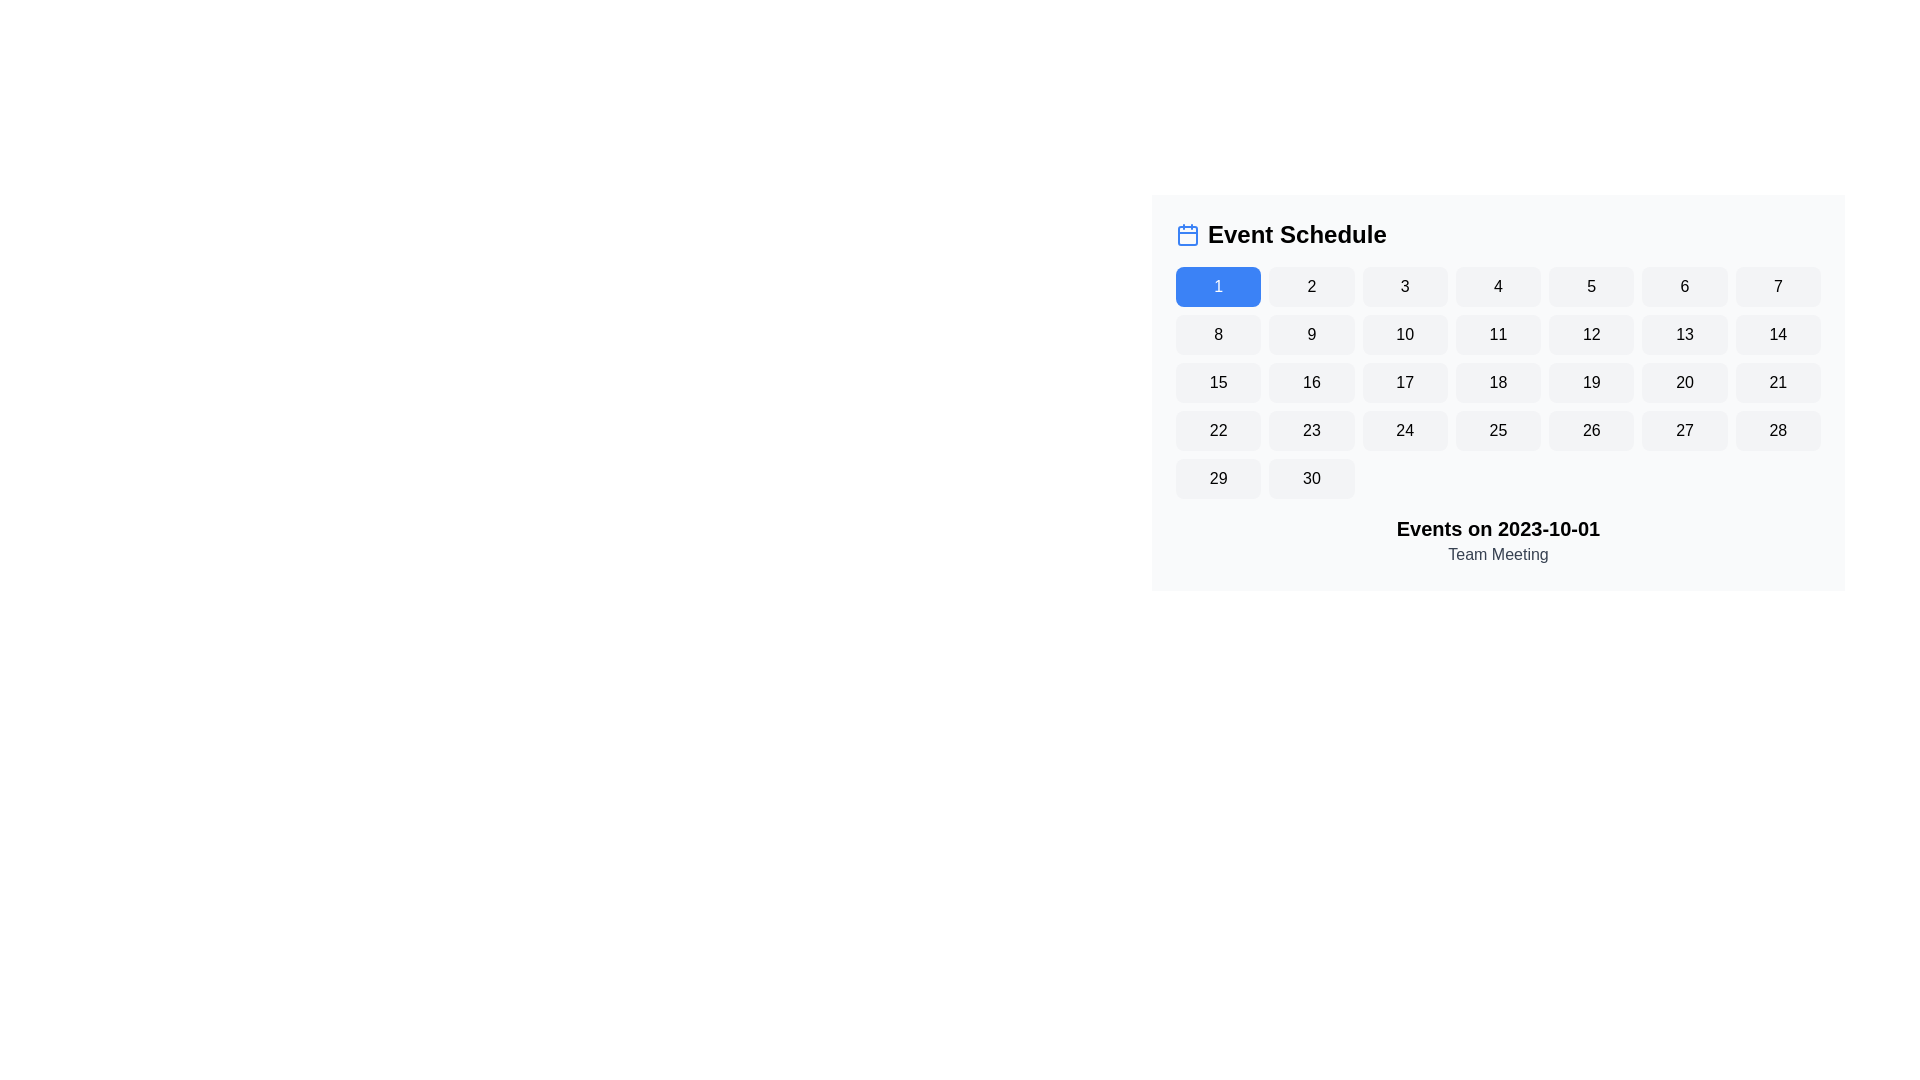 This screenshot has width=1920, height=1080. Describe the element at coordinates (1590, 334) in the screenshot. I see `the button displaying the number '12' located in the second row, fifth column of the grid under the 'Event Schedule' section` at that location.